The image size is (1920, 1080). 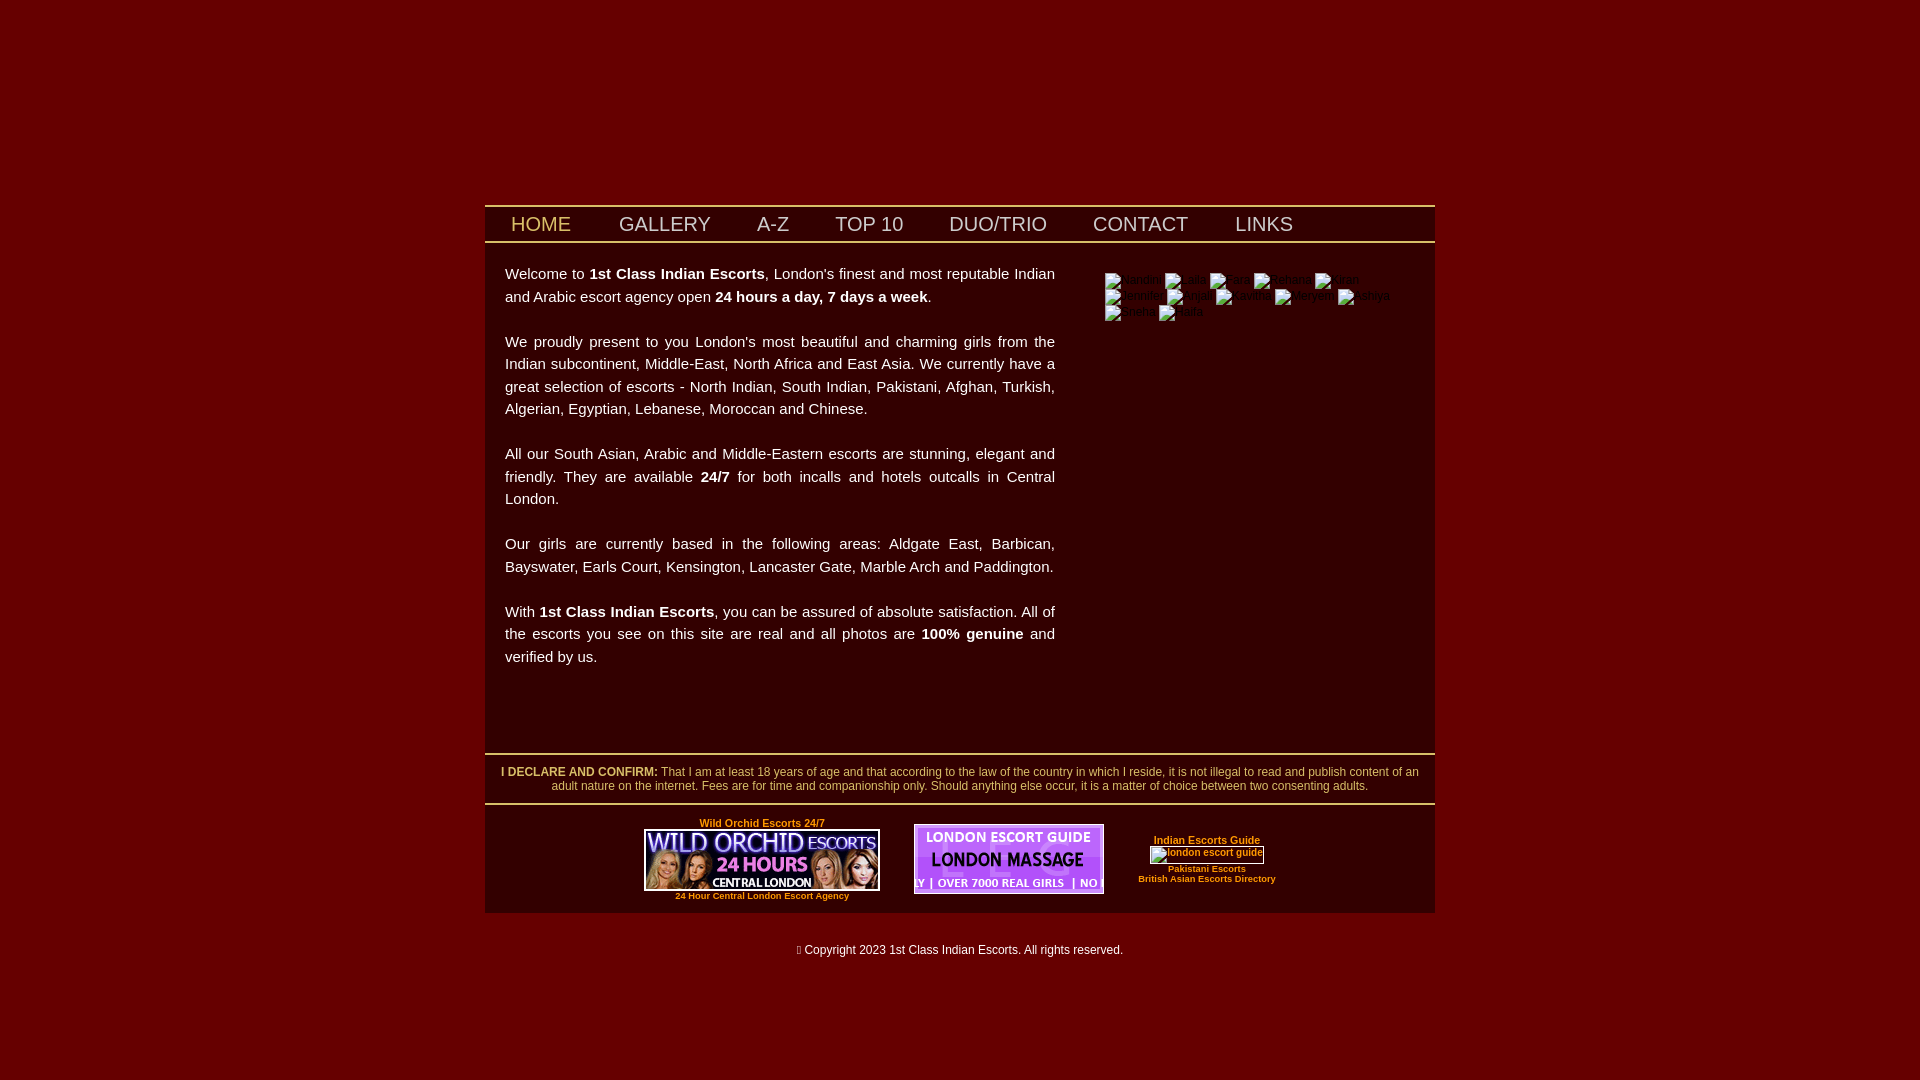 I want to click on 'TOP 10', so click(x=868, y=225).